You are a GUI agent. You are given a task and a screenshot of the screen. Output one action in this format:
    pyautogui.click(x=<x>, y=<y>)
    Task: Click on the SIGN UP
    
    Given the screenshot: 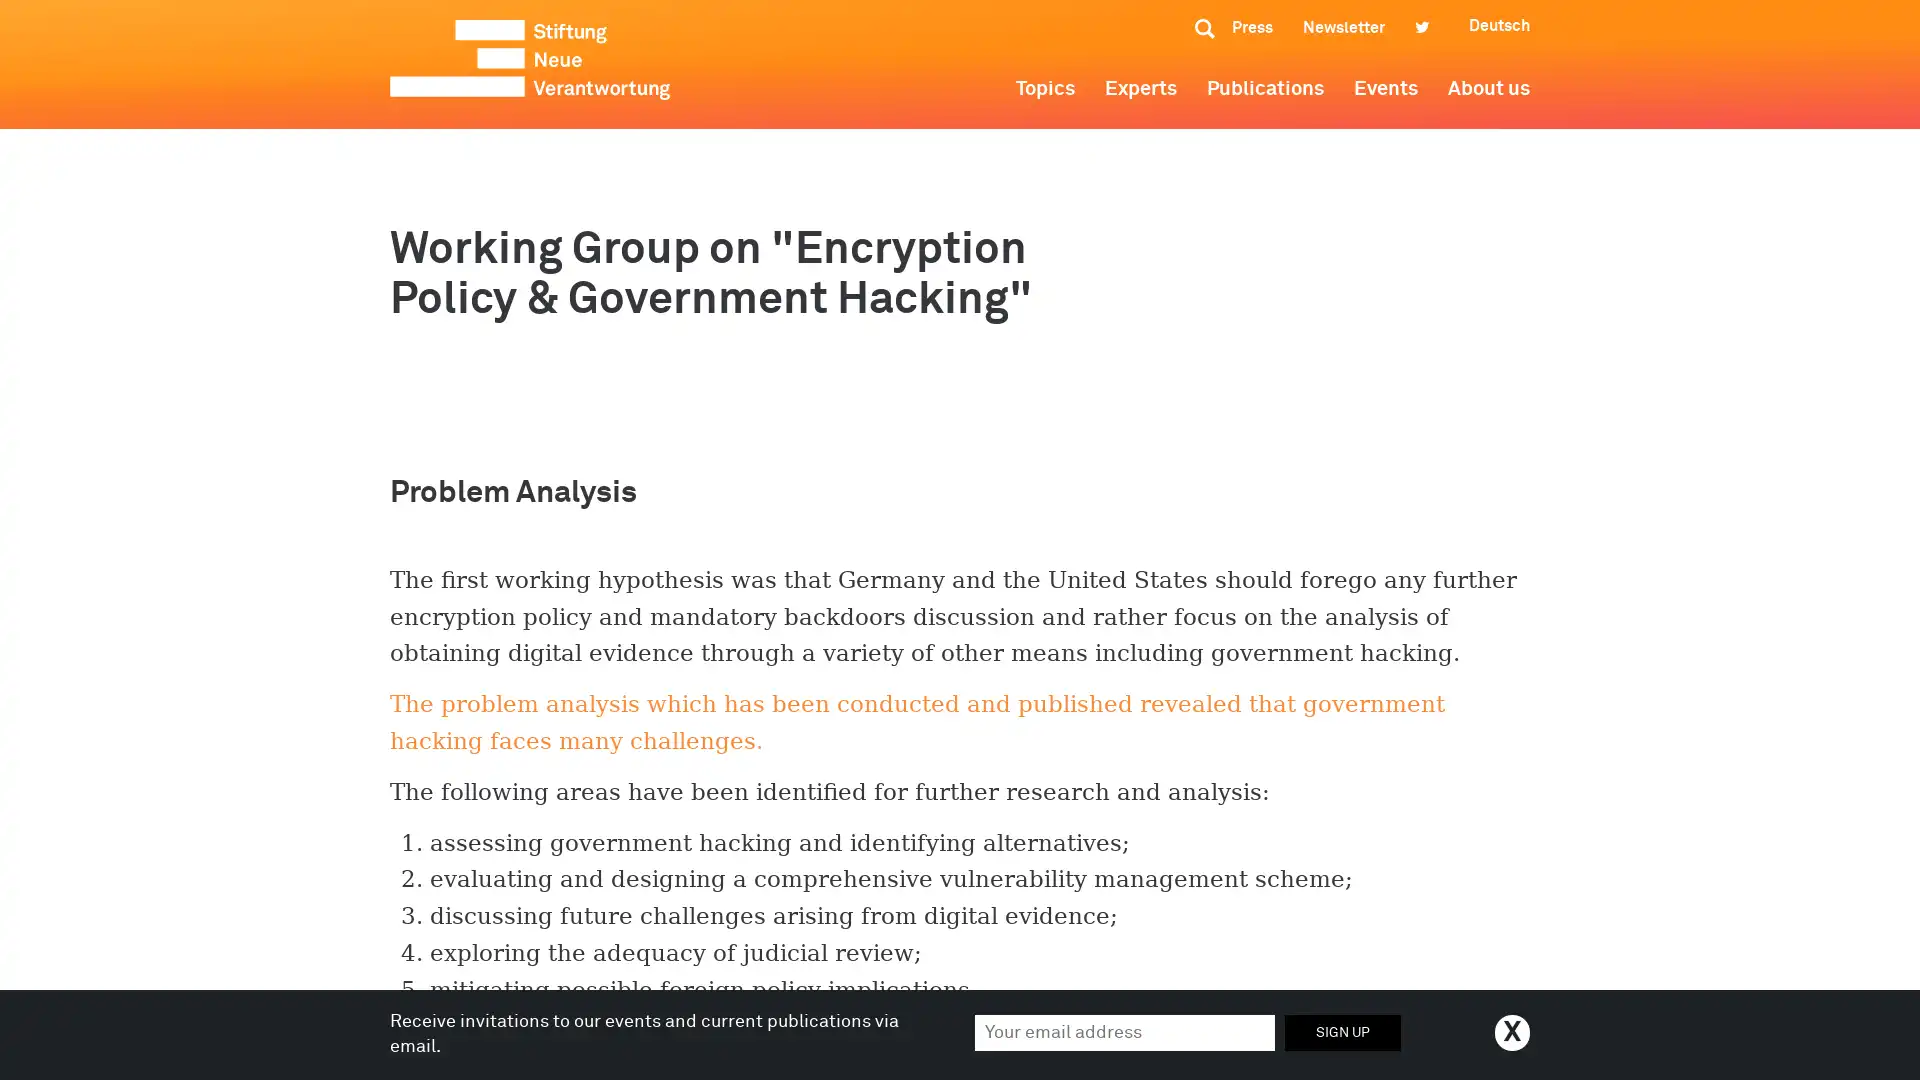 What is the action you would take?
    pyautogui.click(x=1343, y=1032)
    